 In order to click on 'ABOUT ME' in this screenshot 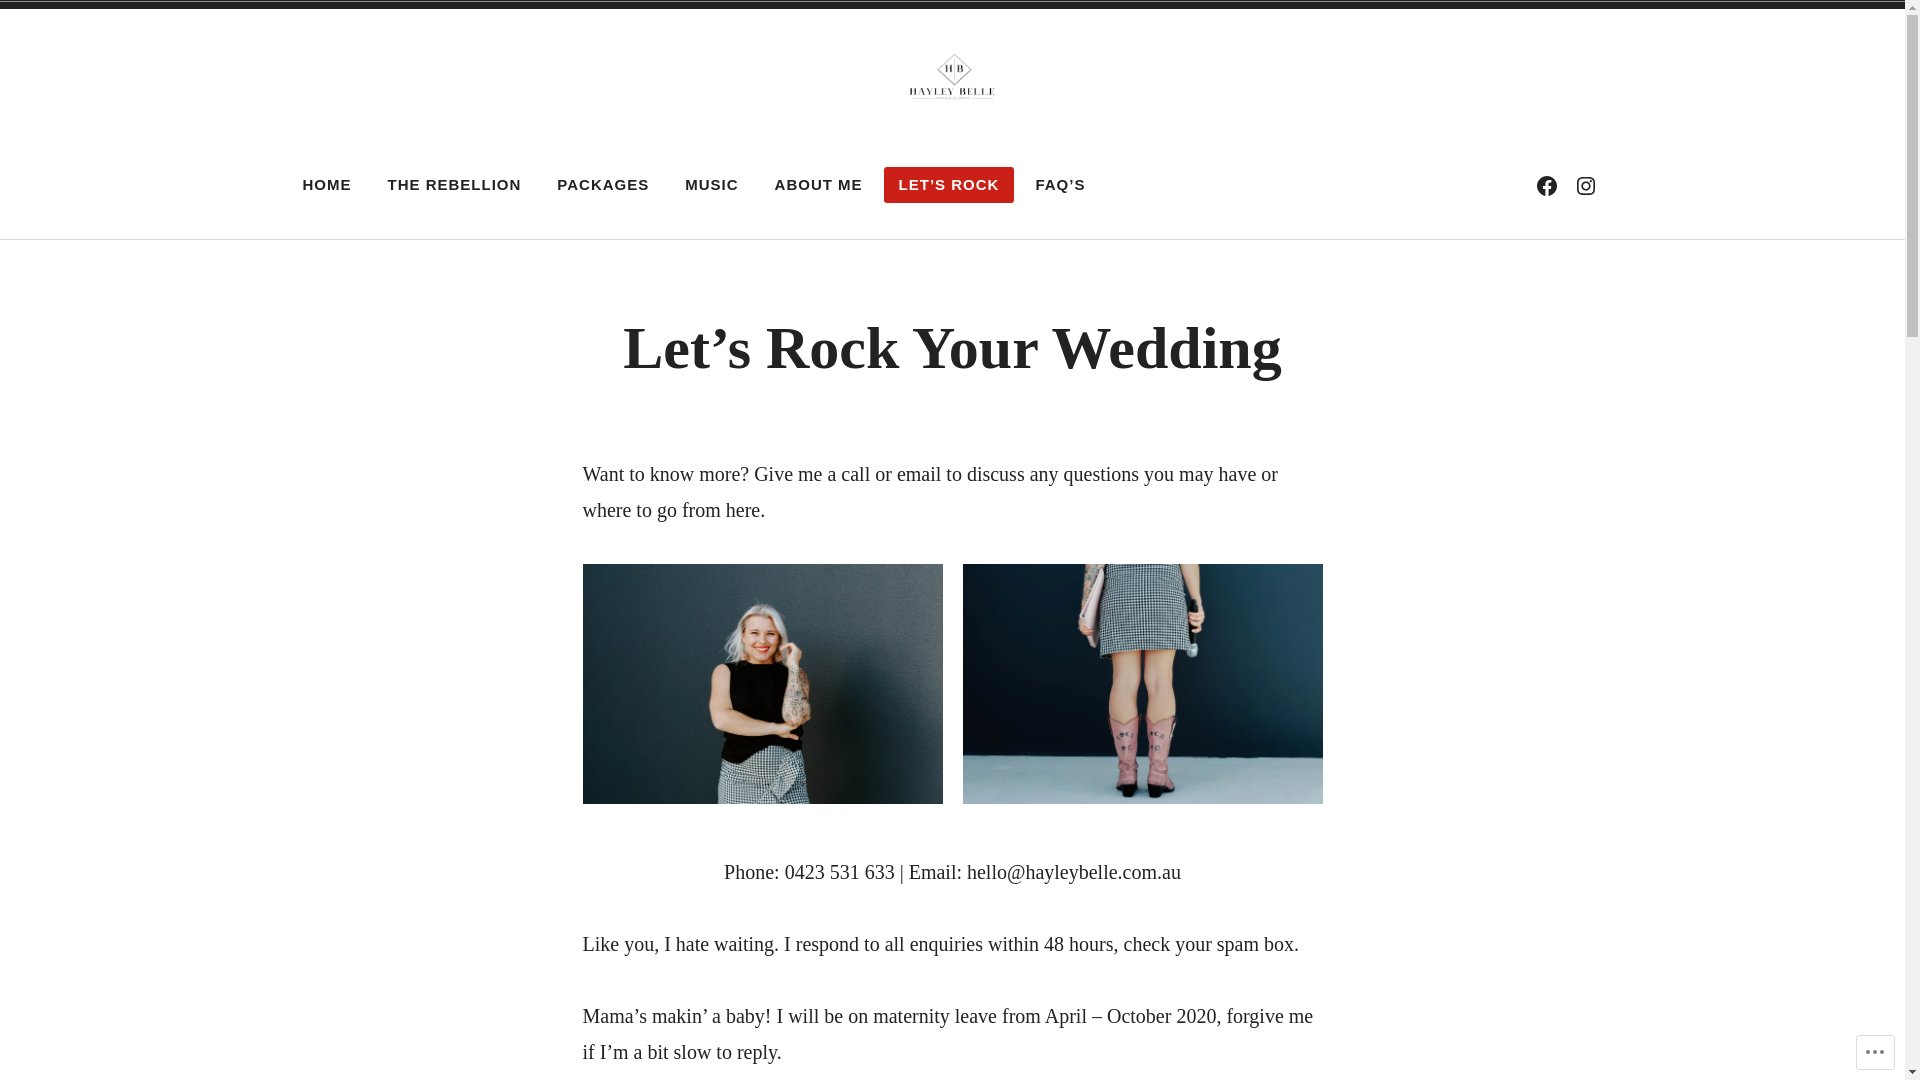, I will do `click(819, 185)`.